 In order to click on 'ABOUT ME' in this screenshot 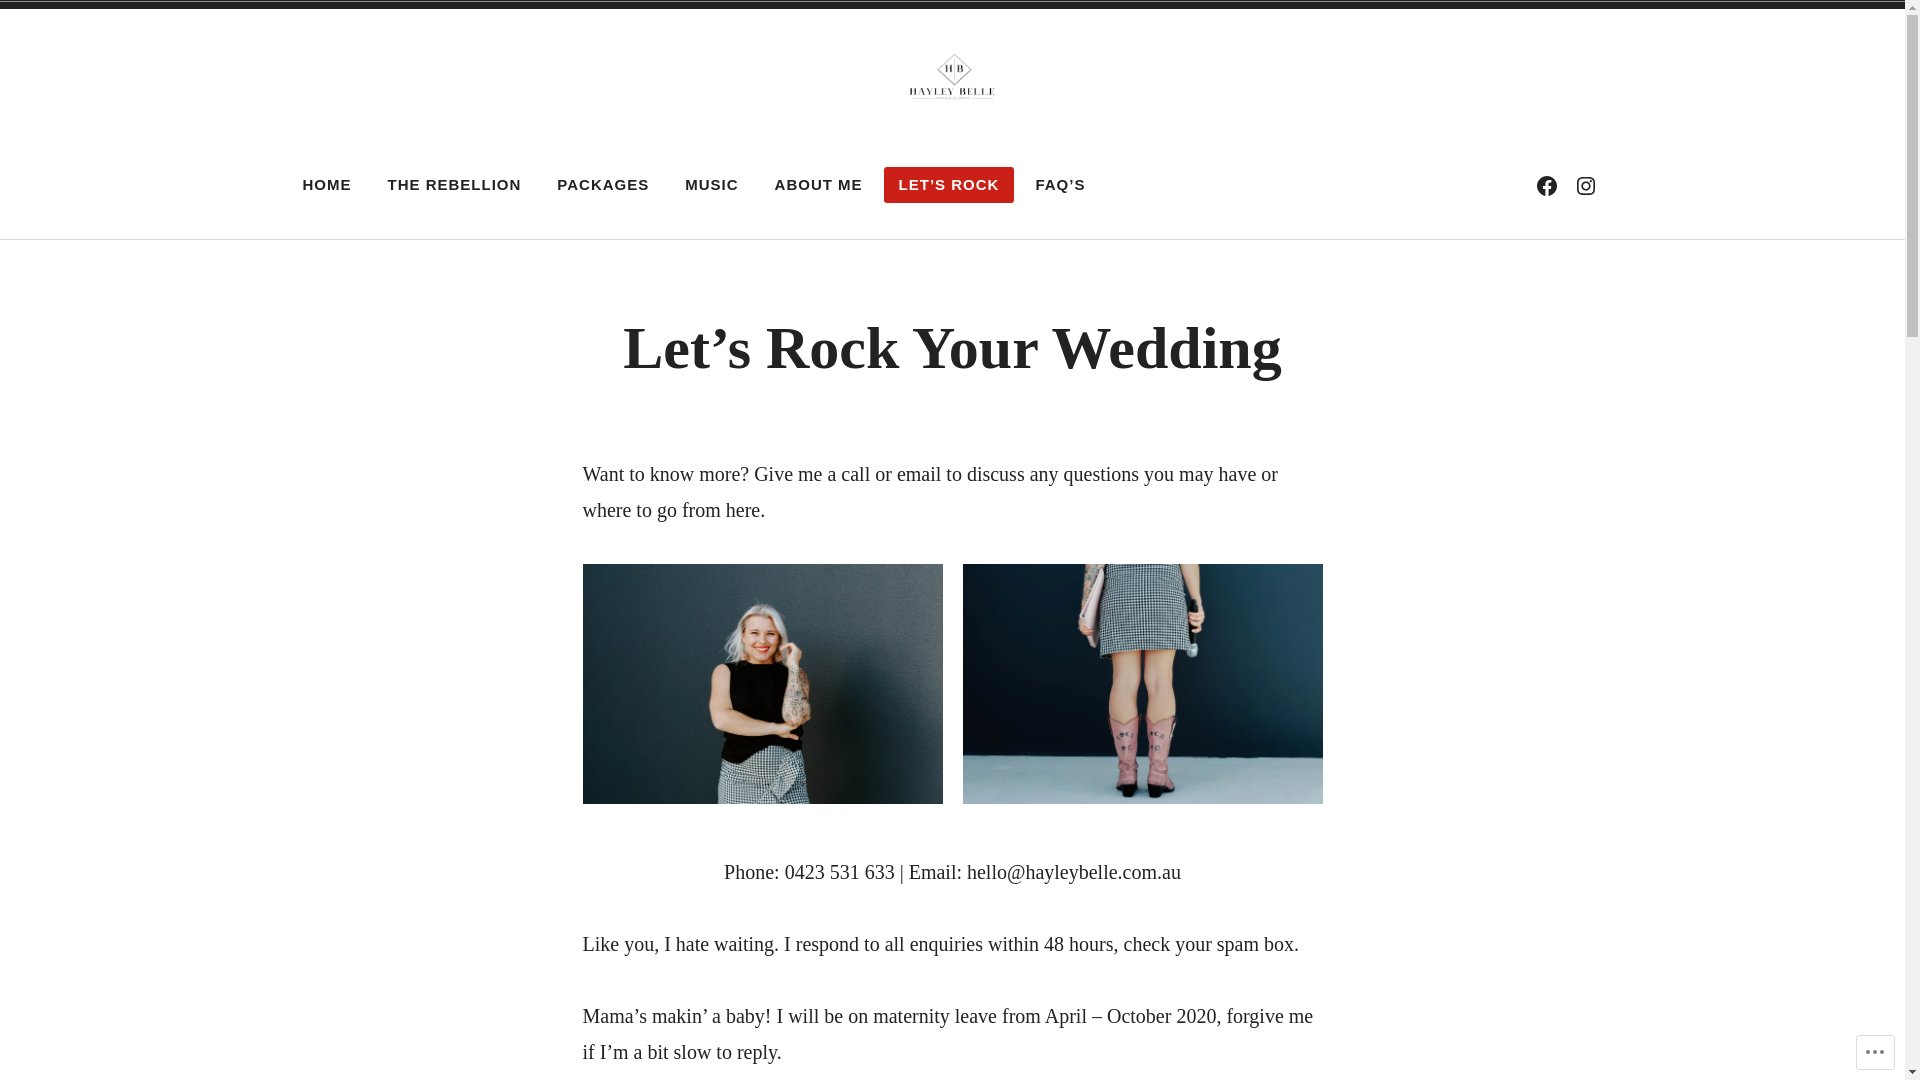, I will do `click(819, 185)`.